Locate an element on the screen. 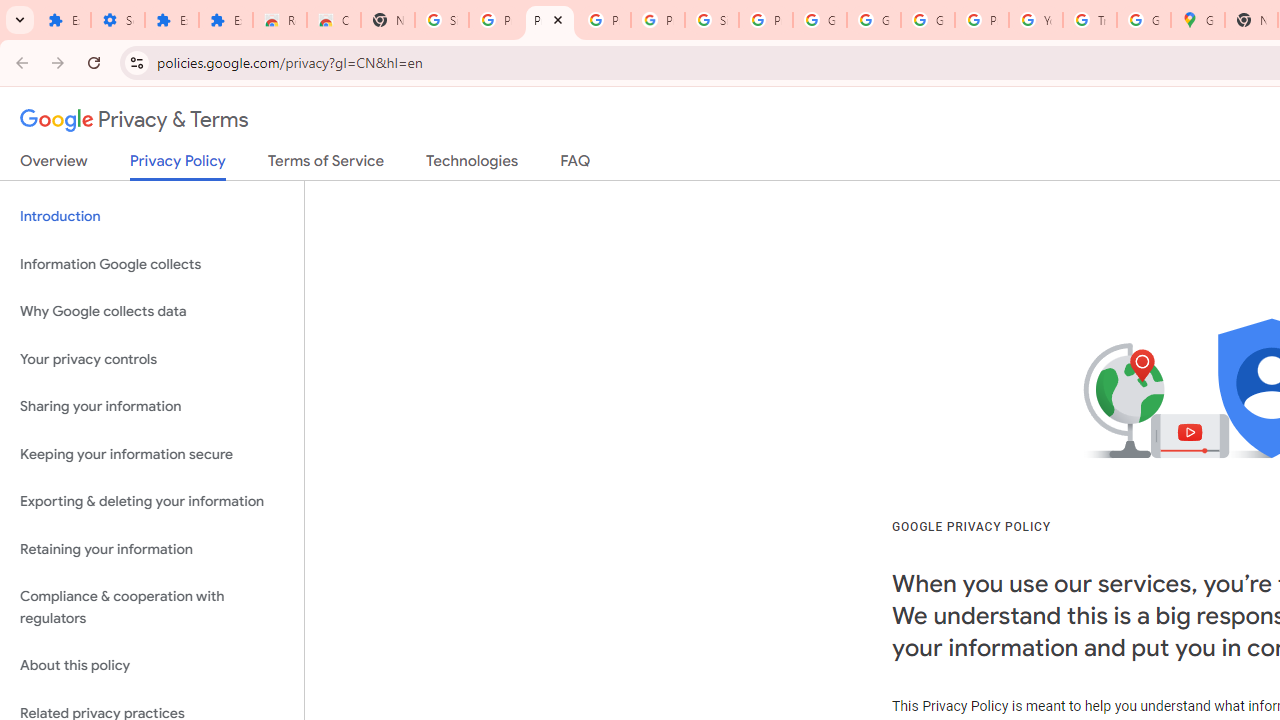  'FAQ' is located at coordinates (575, 164).